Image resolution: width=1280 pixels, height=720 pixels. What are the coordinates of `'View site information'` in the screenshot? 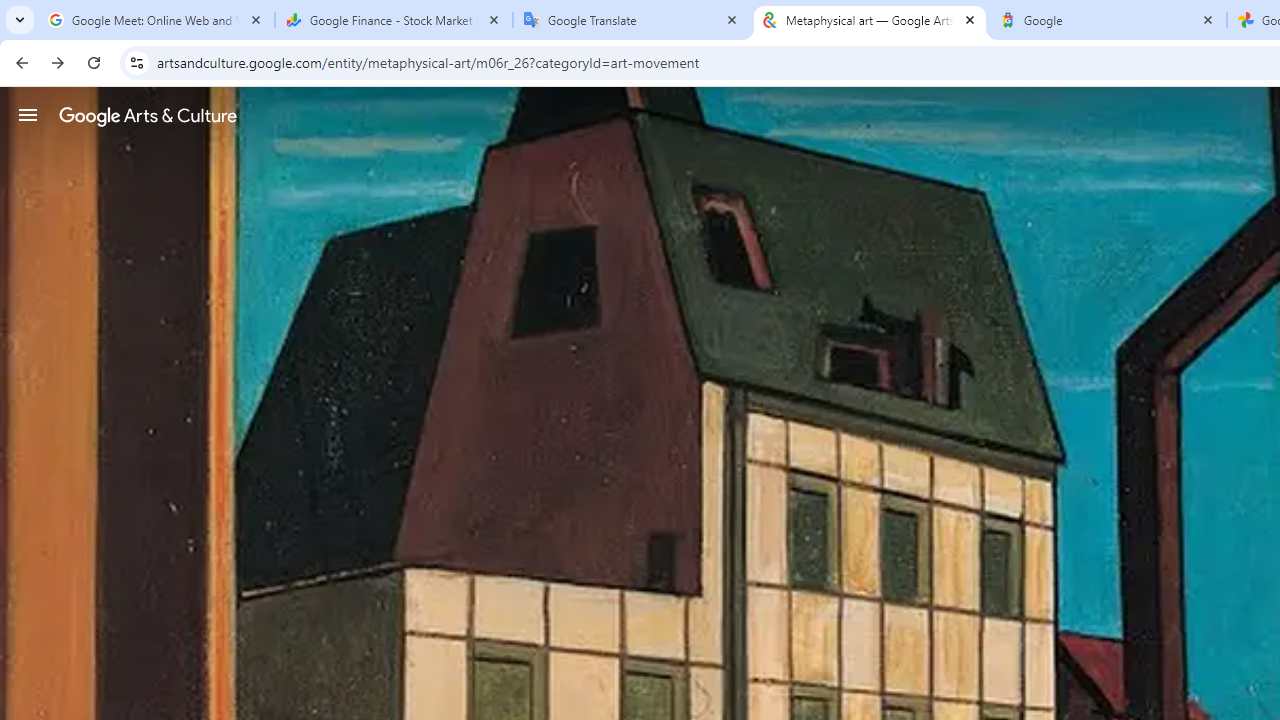 It's located at (135, 61).